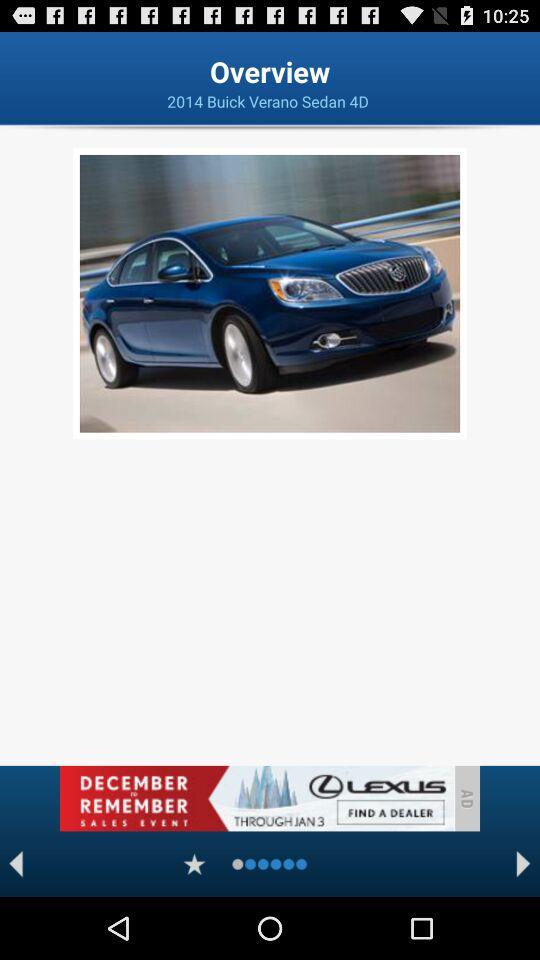 Image resolution: width=540 pixels, height=960 pixels. What do you see at coordinates (194, 924) in the screenshot?
I see `the star icon` at bounding box center [194, 924].